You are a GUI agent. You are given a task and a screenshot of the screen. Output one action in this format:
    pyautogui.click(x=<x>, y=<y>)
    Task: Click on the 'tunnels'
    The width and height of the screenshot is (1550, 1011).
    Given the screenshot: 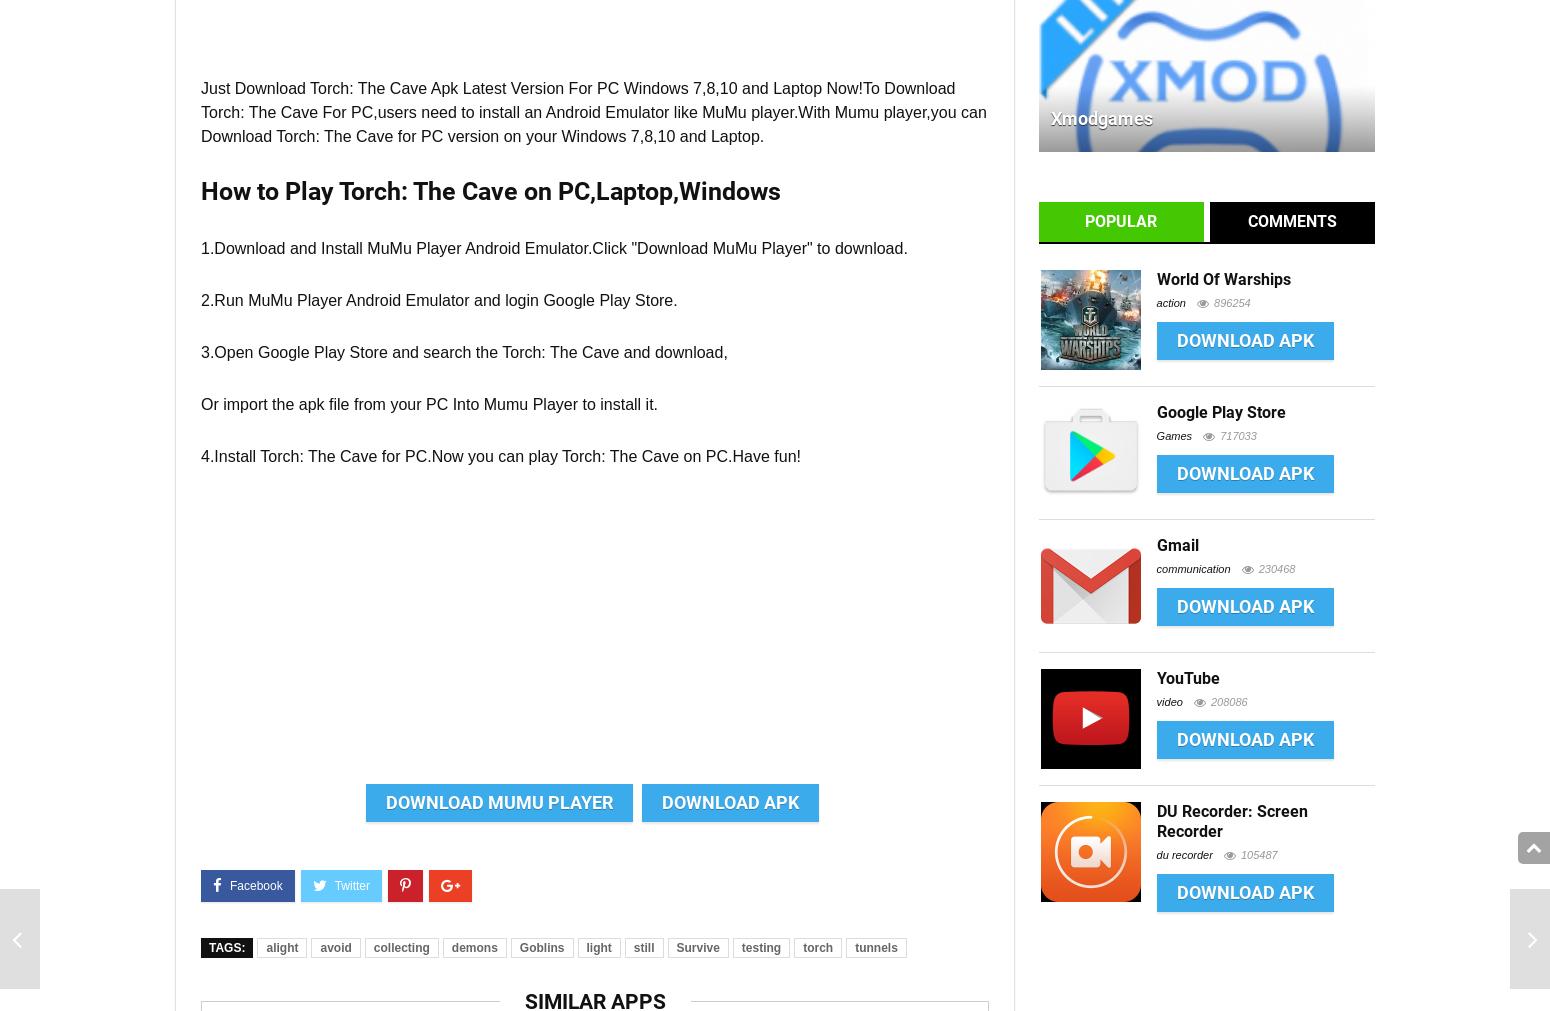 What is the action you would take?
    pyautogui.click(x=876, y=948)
    